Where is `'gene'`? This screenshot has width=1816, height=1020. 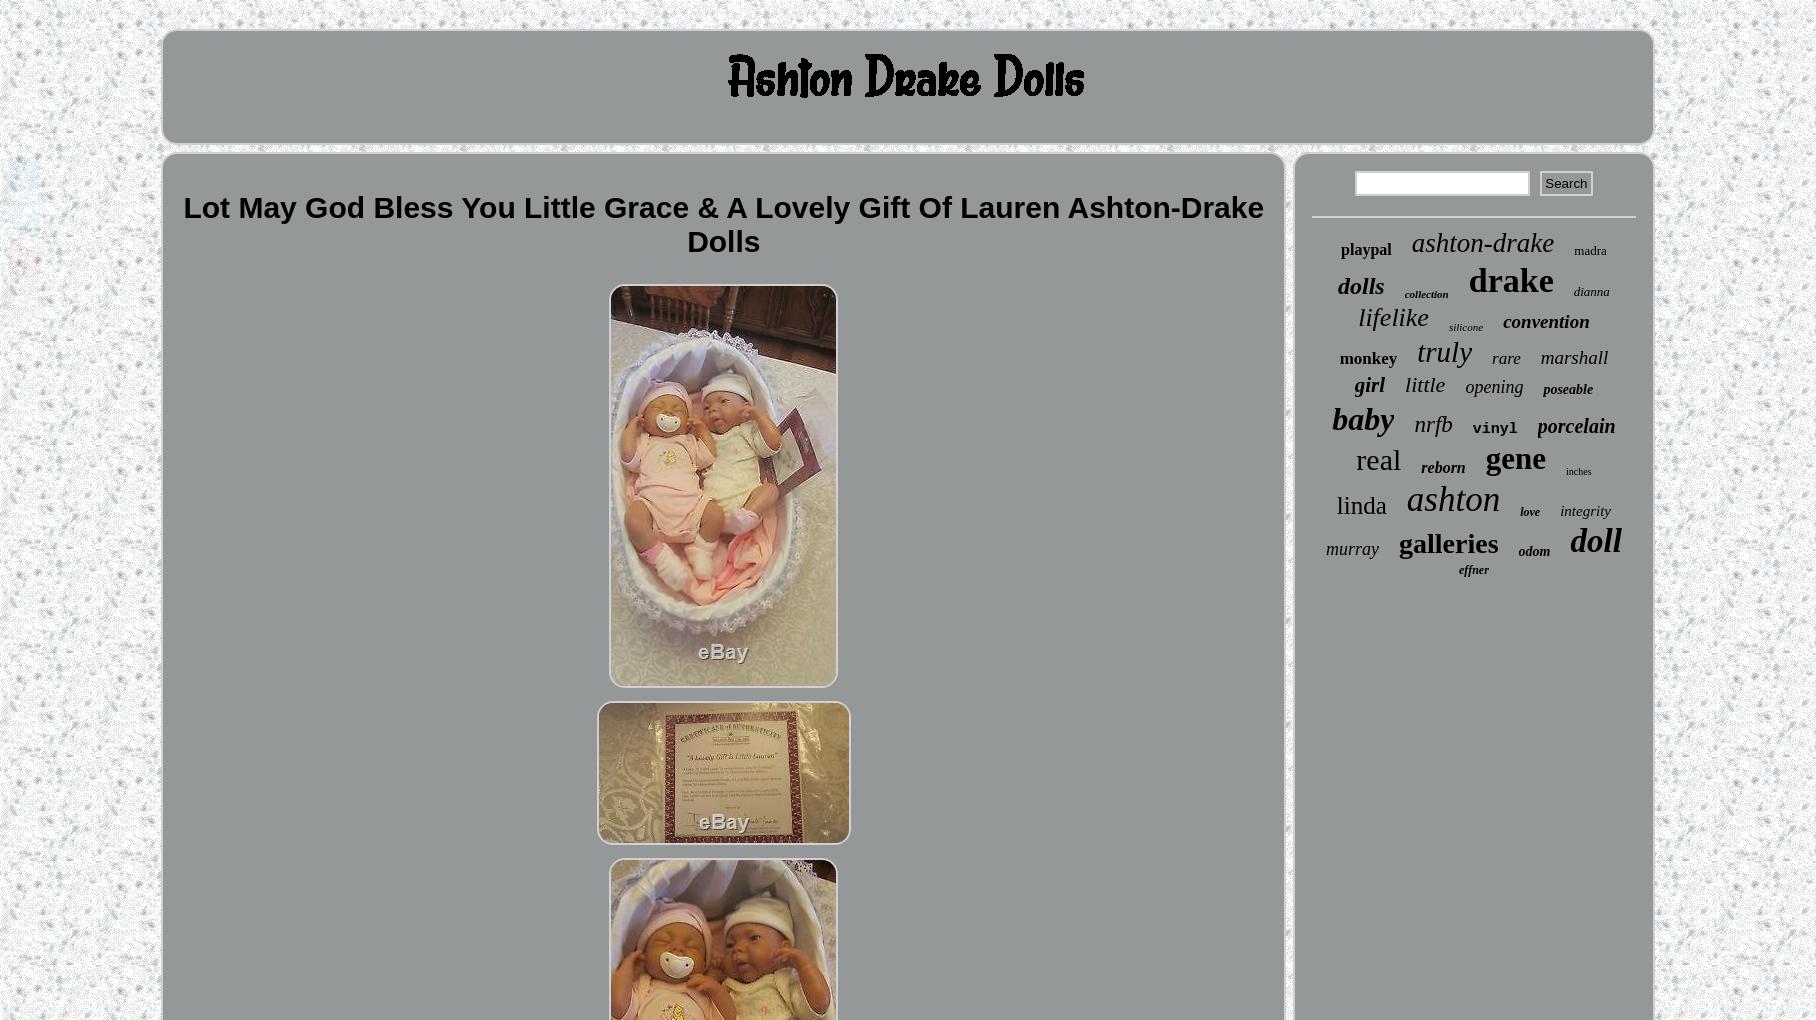 'gene' is located at coordinates (1484, 457).